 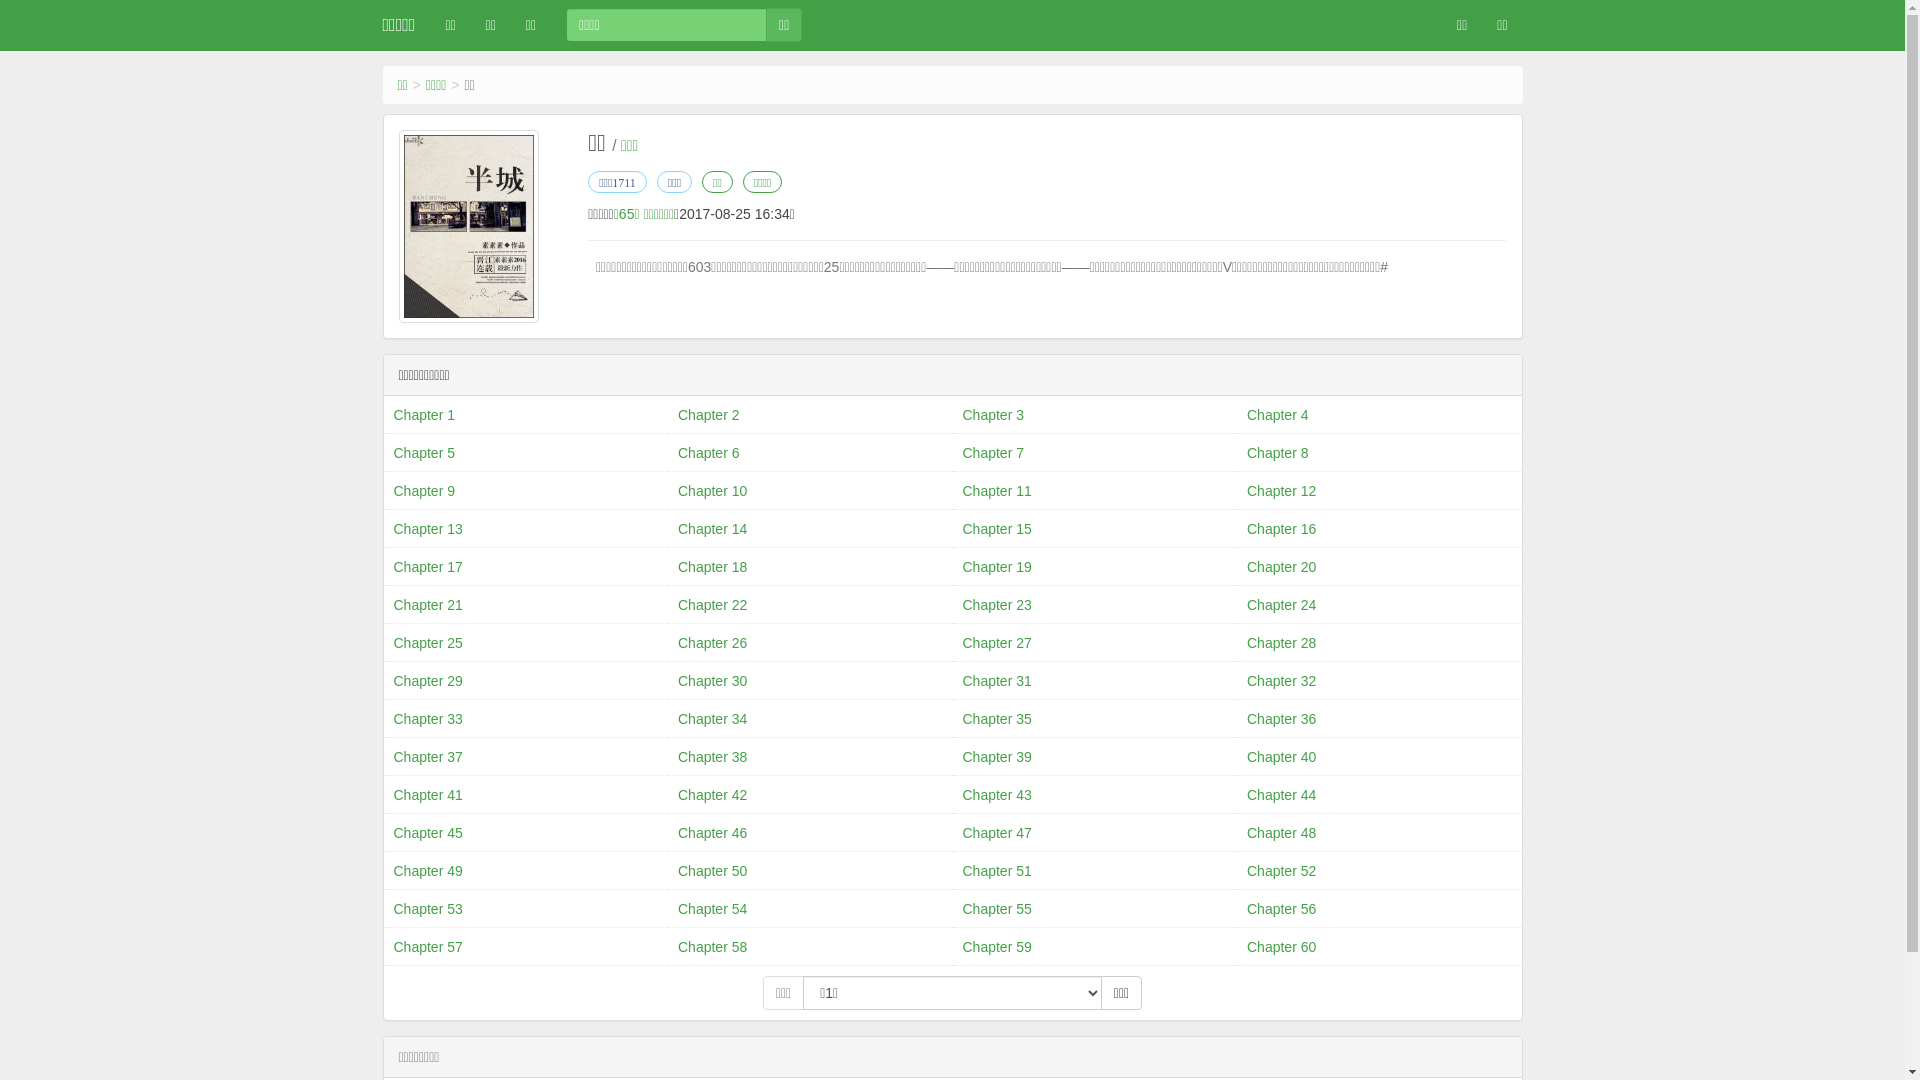 What do you see at coordinates (677, 909) in the screenshot?
I see `'Chapter 54'` at bounding box center [677, 909].